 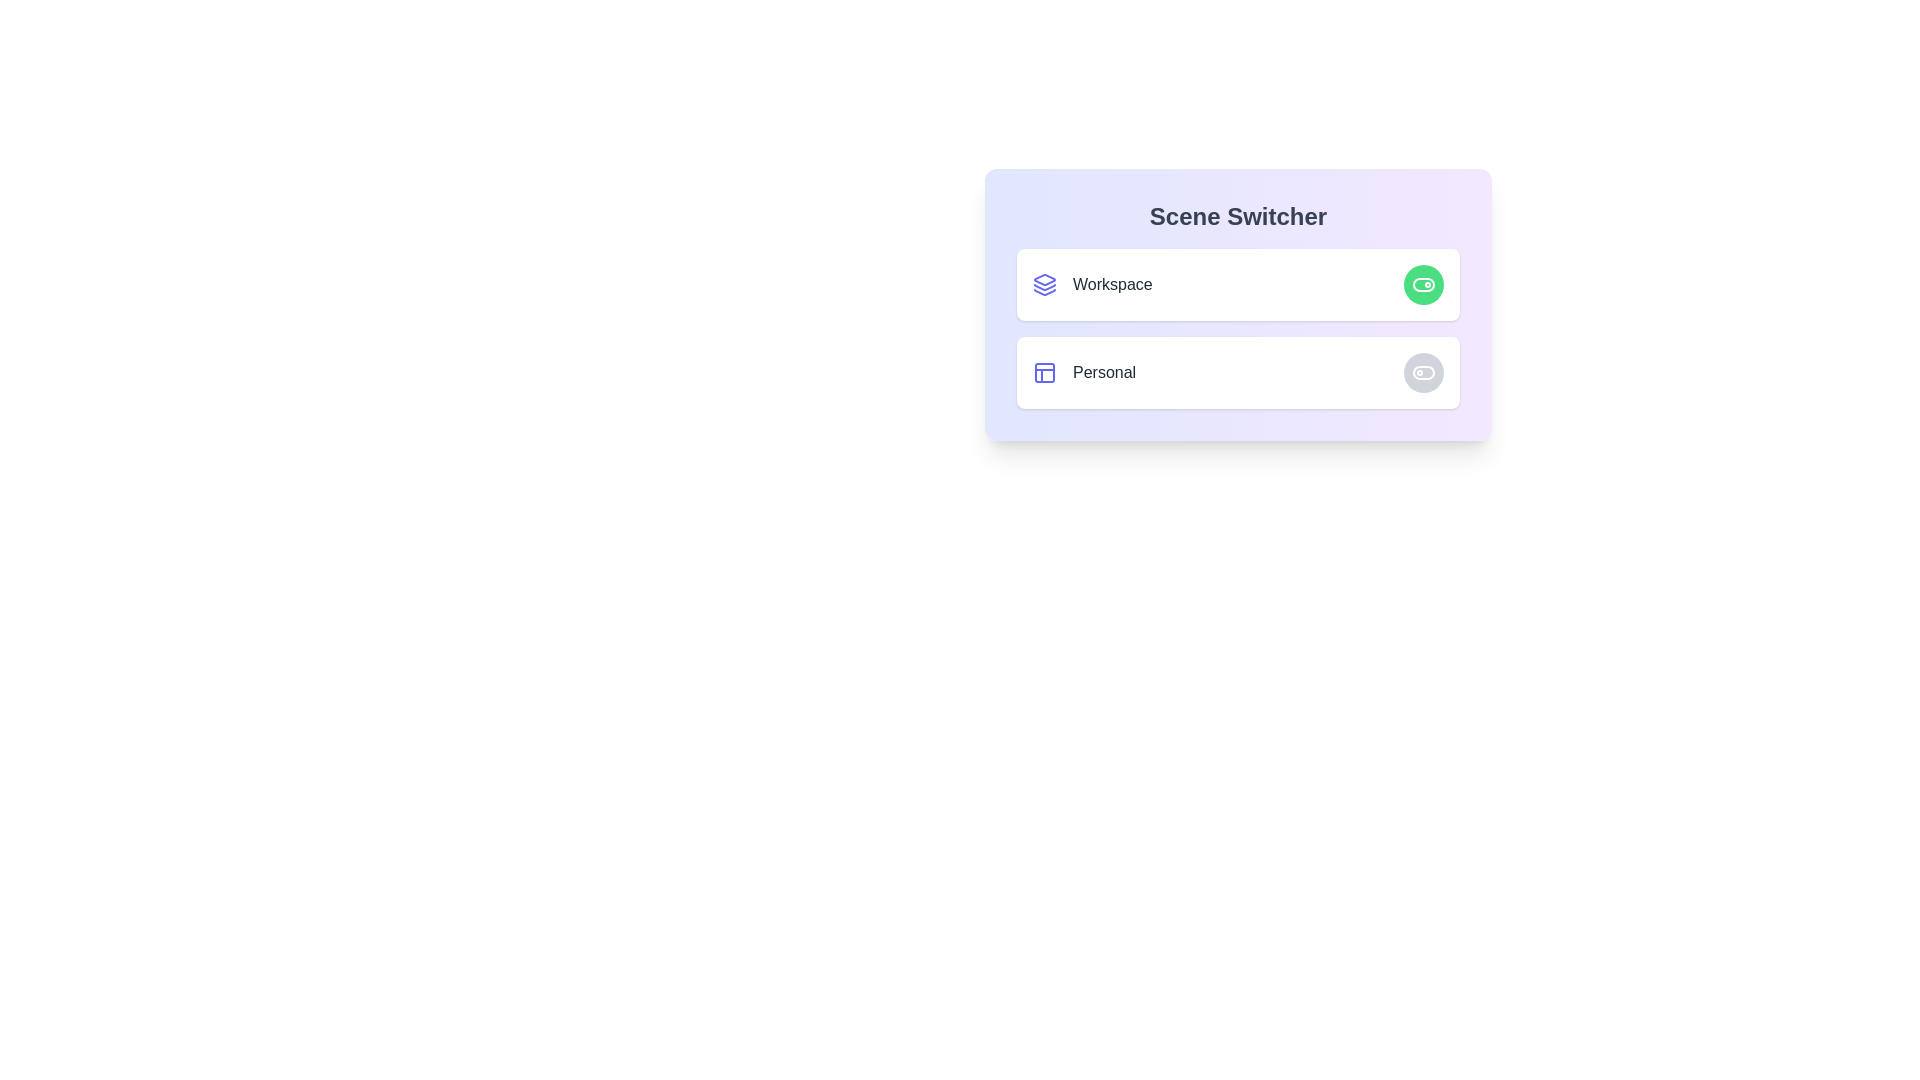 What do you see at coordinates (1103, 373) in the screenshot?
I see `text label that identifies the 'Personal' scene option located under the 'Scene Switcher' section, which is the second item in the list` at bounding box center [1103, 373].